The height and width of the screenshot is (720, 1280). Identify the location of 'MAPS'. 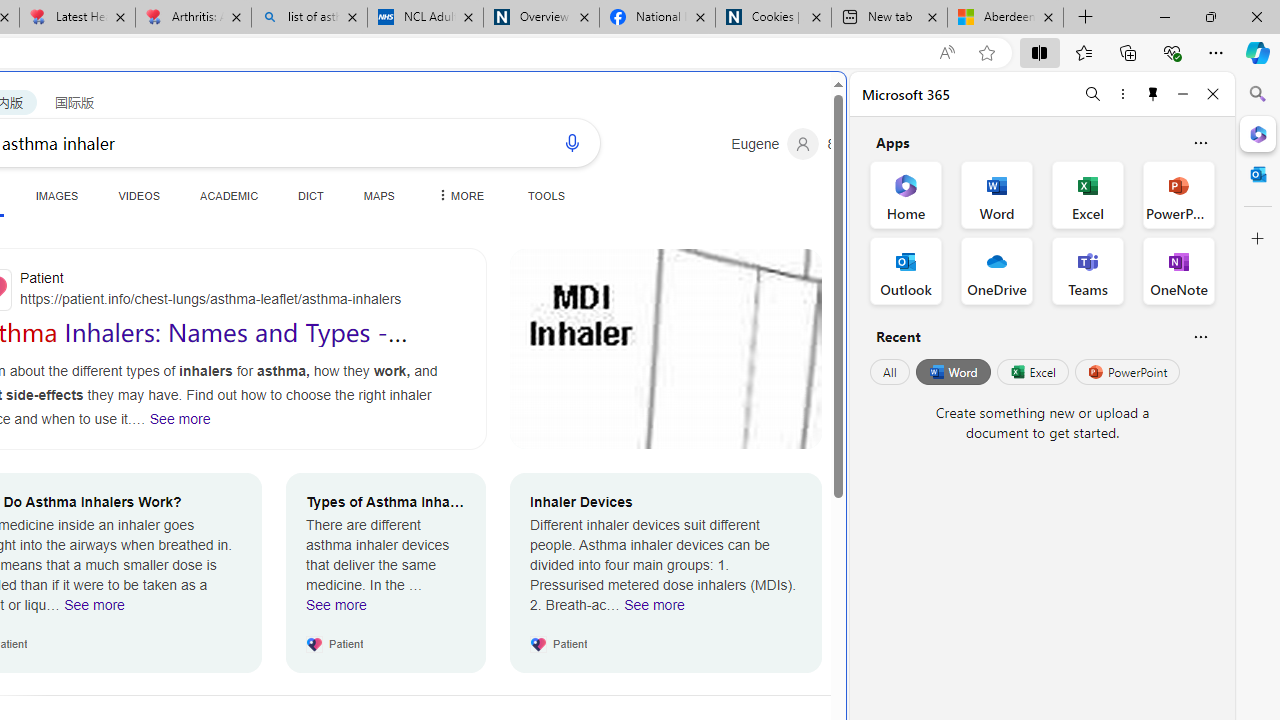
(378, 195).